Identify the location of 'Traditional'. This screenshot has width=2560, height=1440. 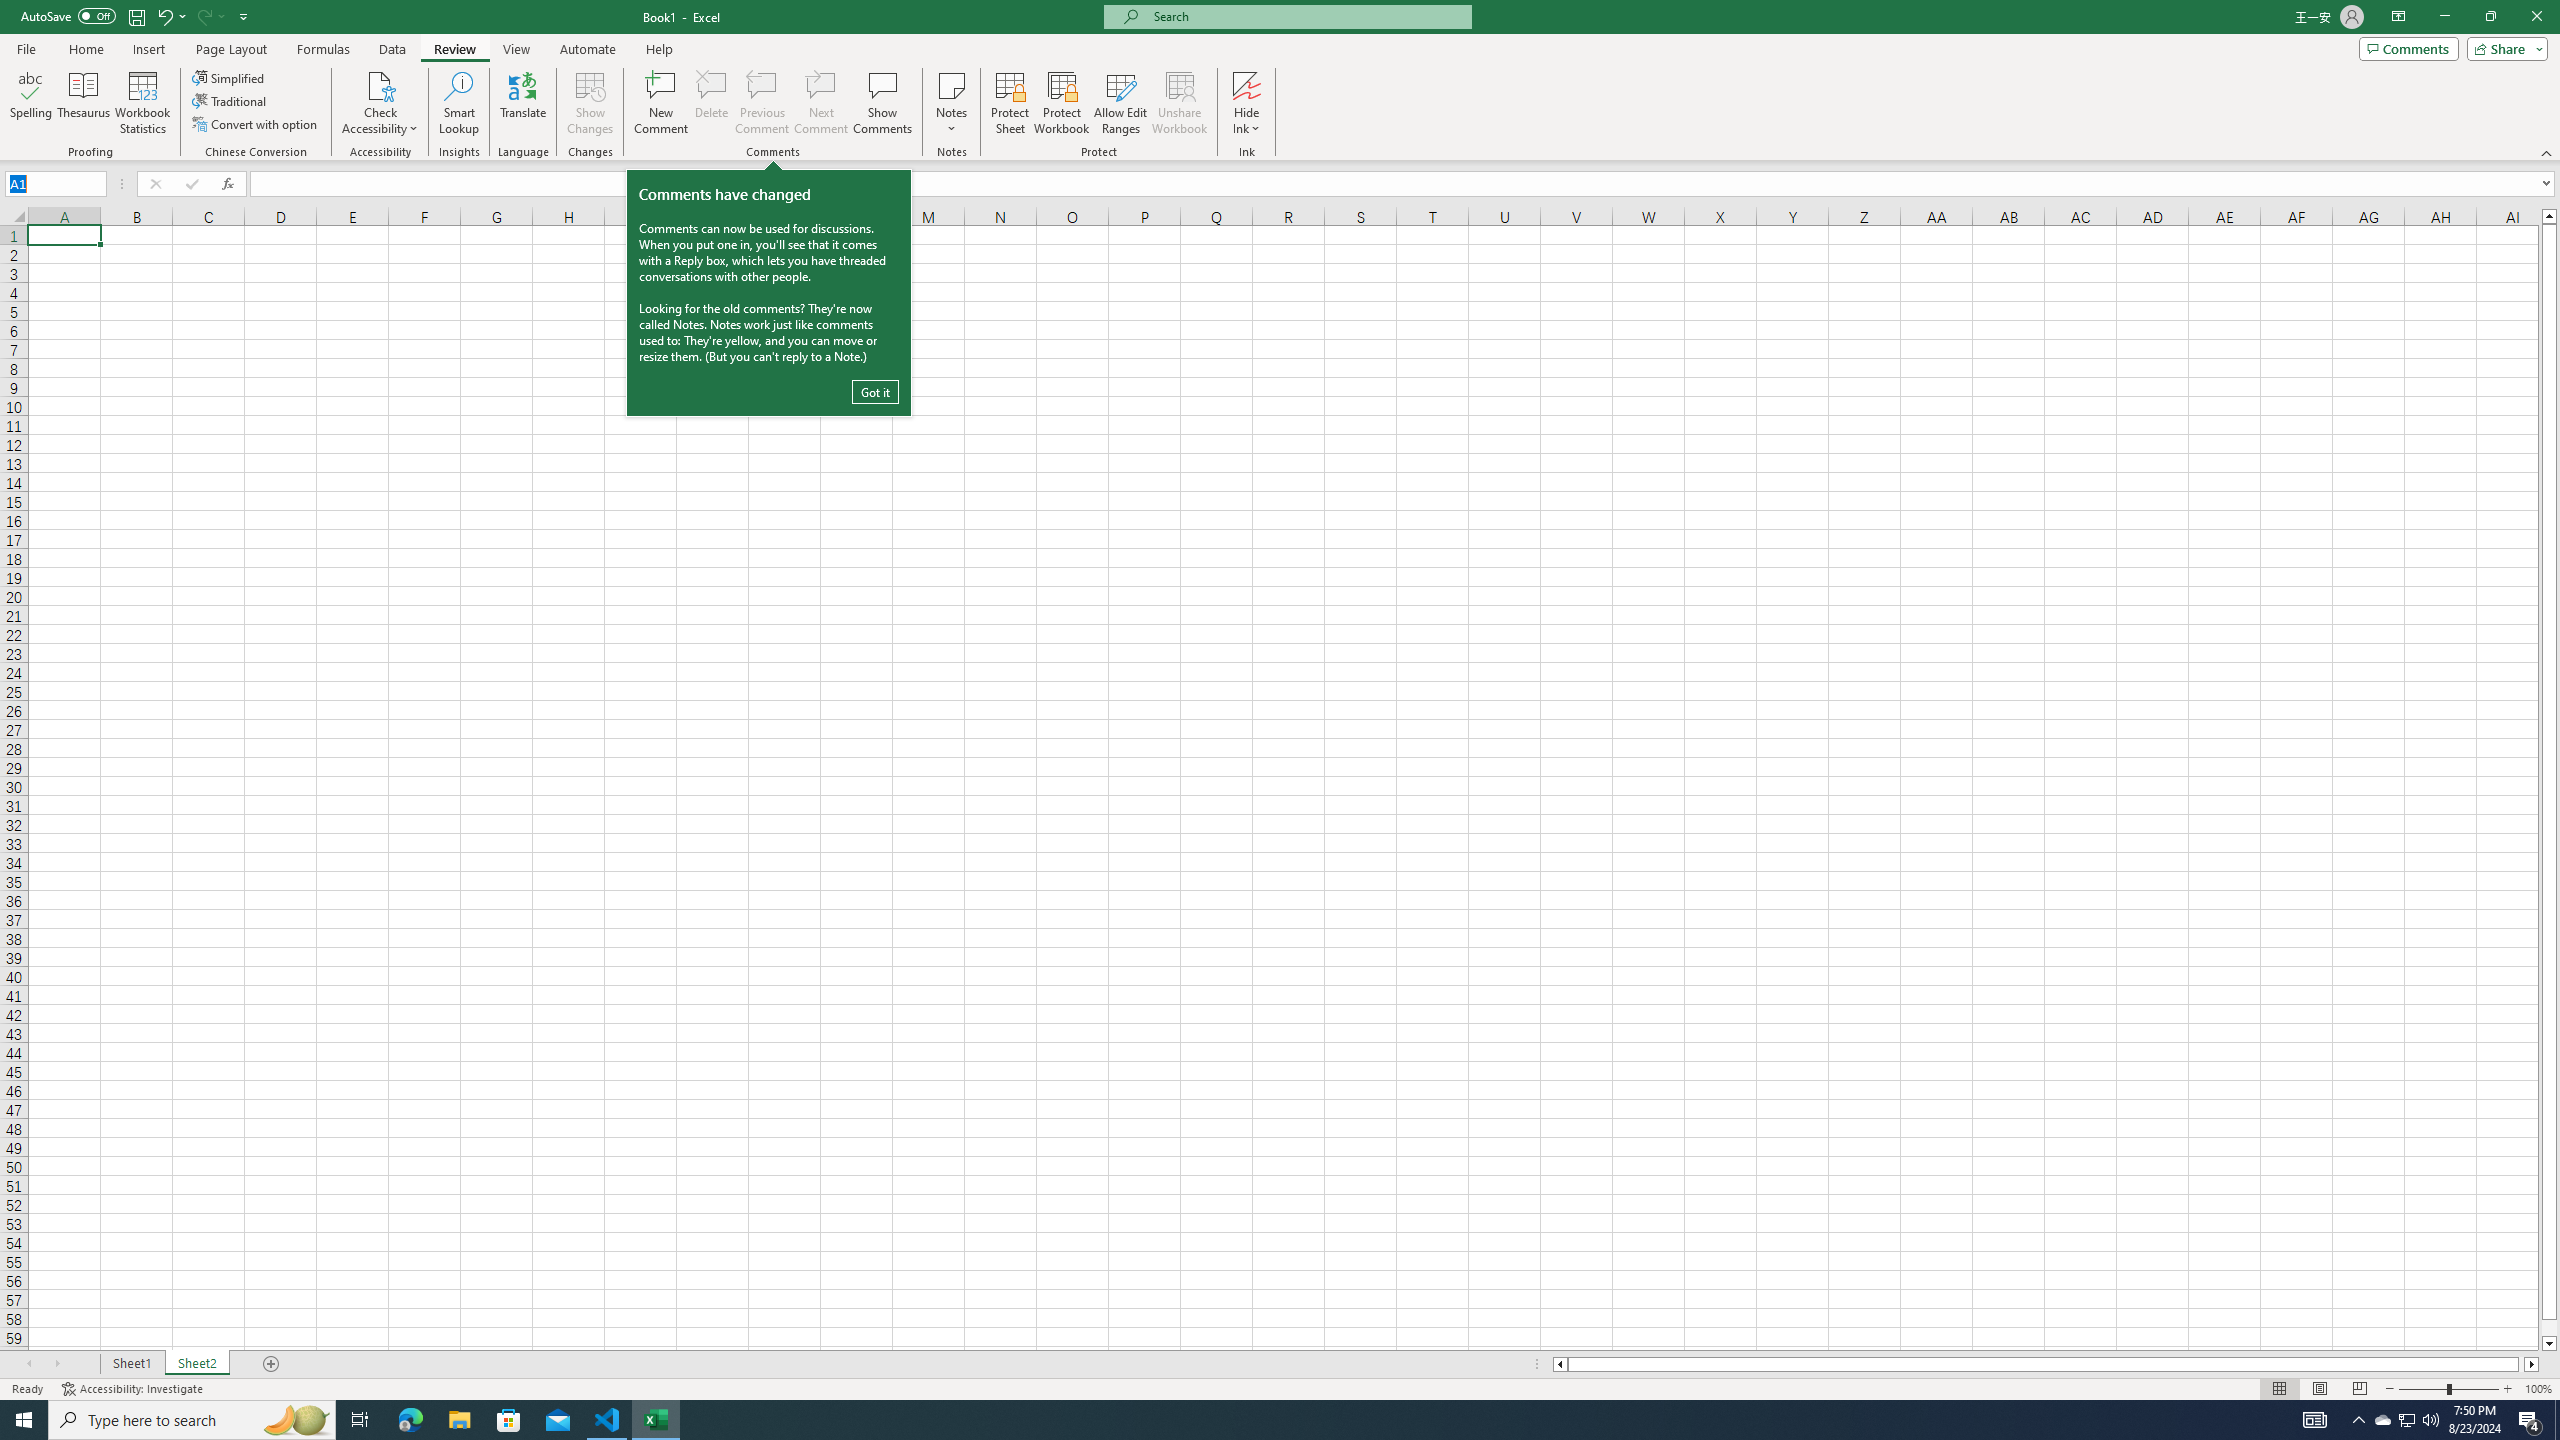
(231, 99).